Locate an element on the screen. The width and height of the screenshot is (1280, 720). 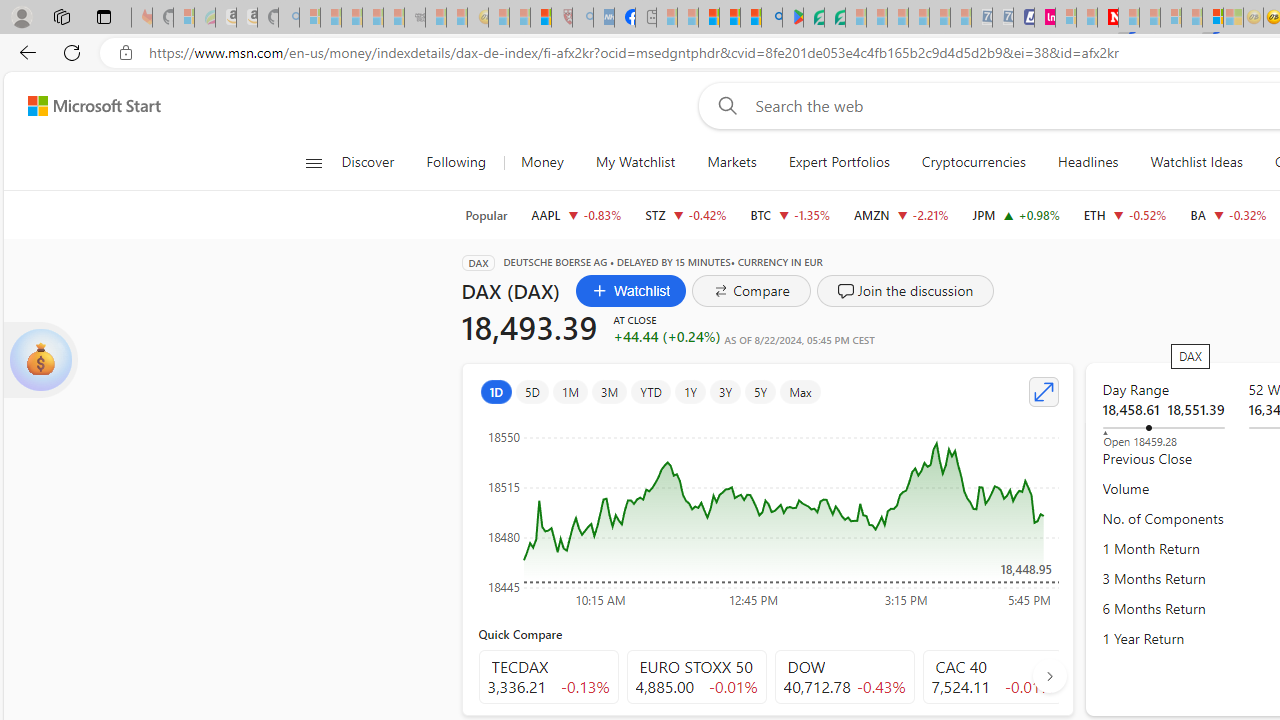
'Bluey: Let' is located at coordinates (791, 17).